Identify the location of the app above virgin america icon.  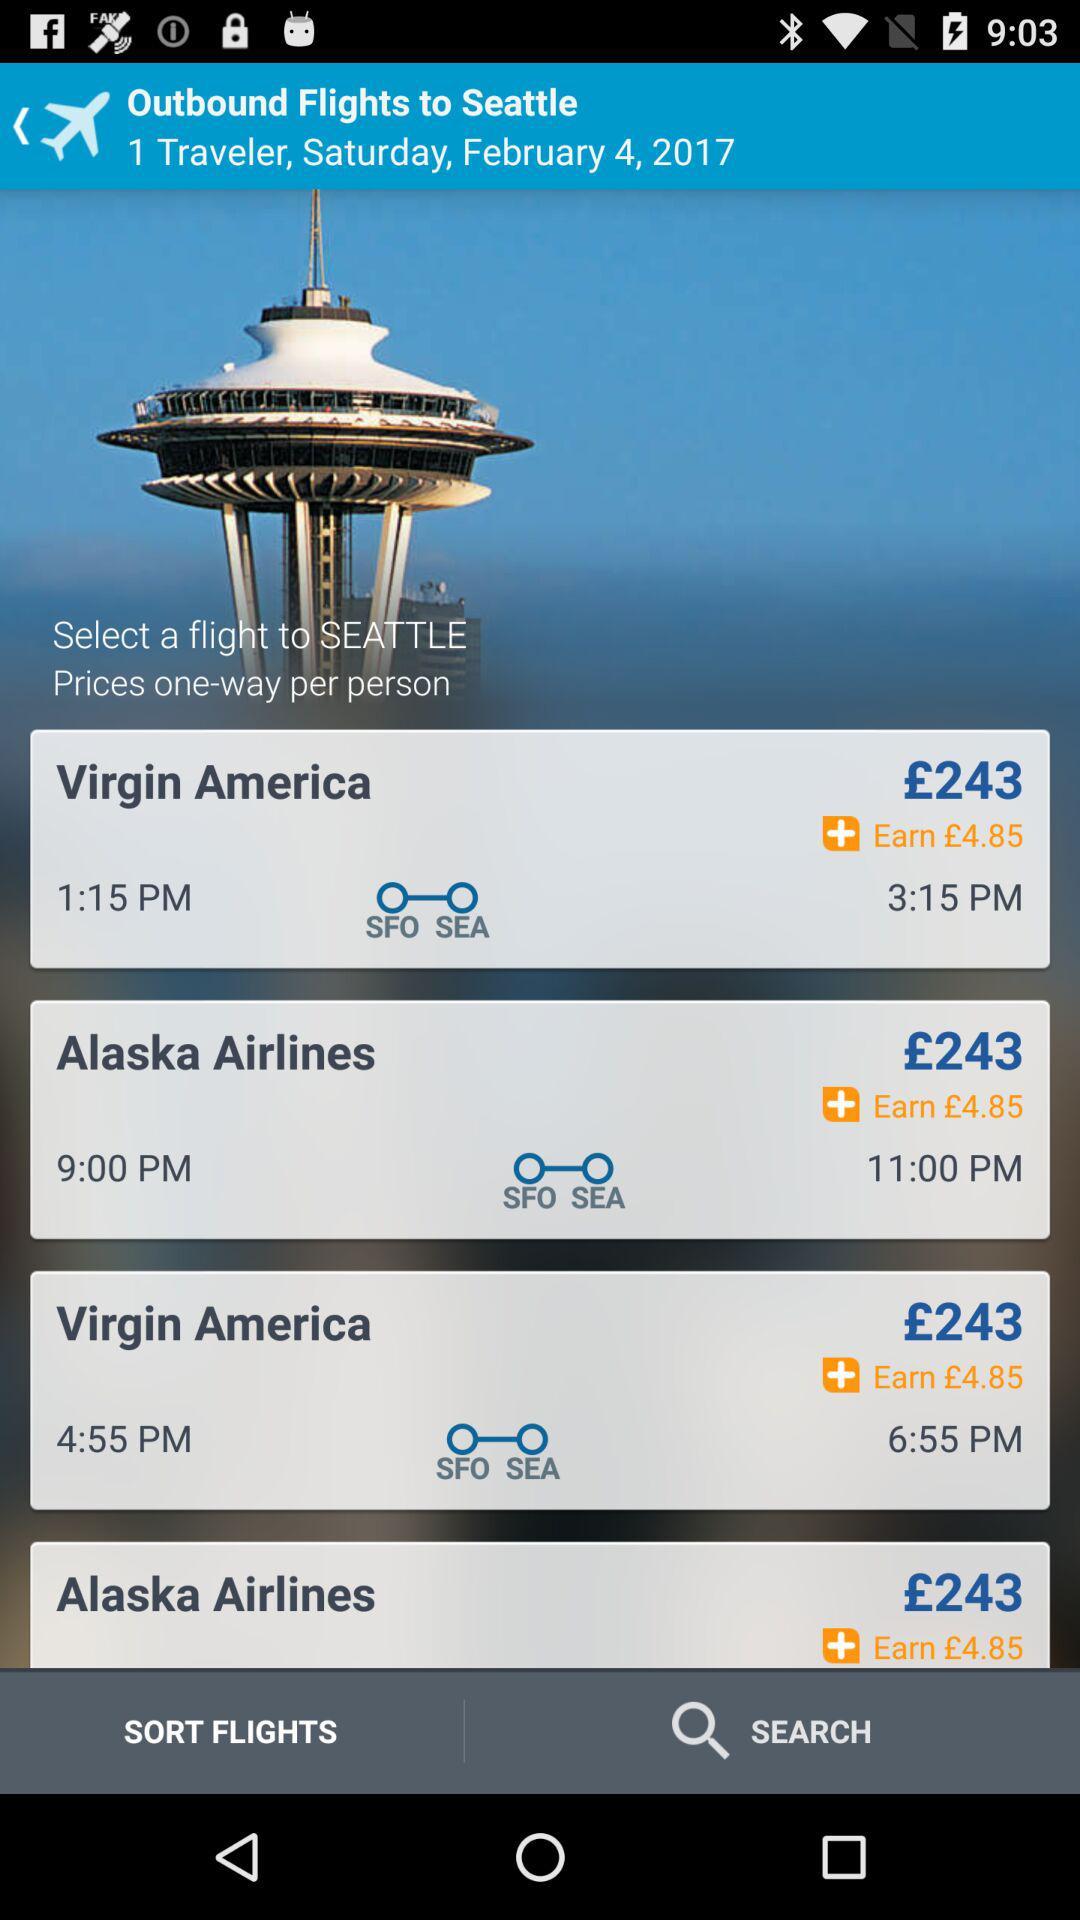
(250, 681).